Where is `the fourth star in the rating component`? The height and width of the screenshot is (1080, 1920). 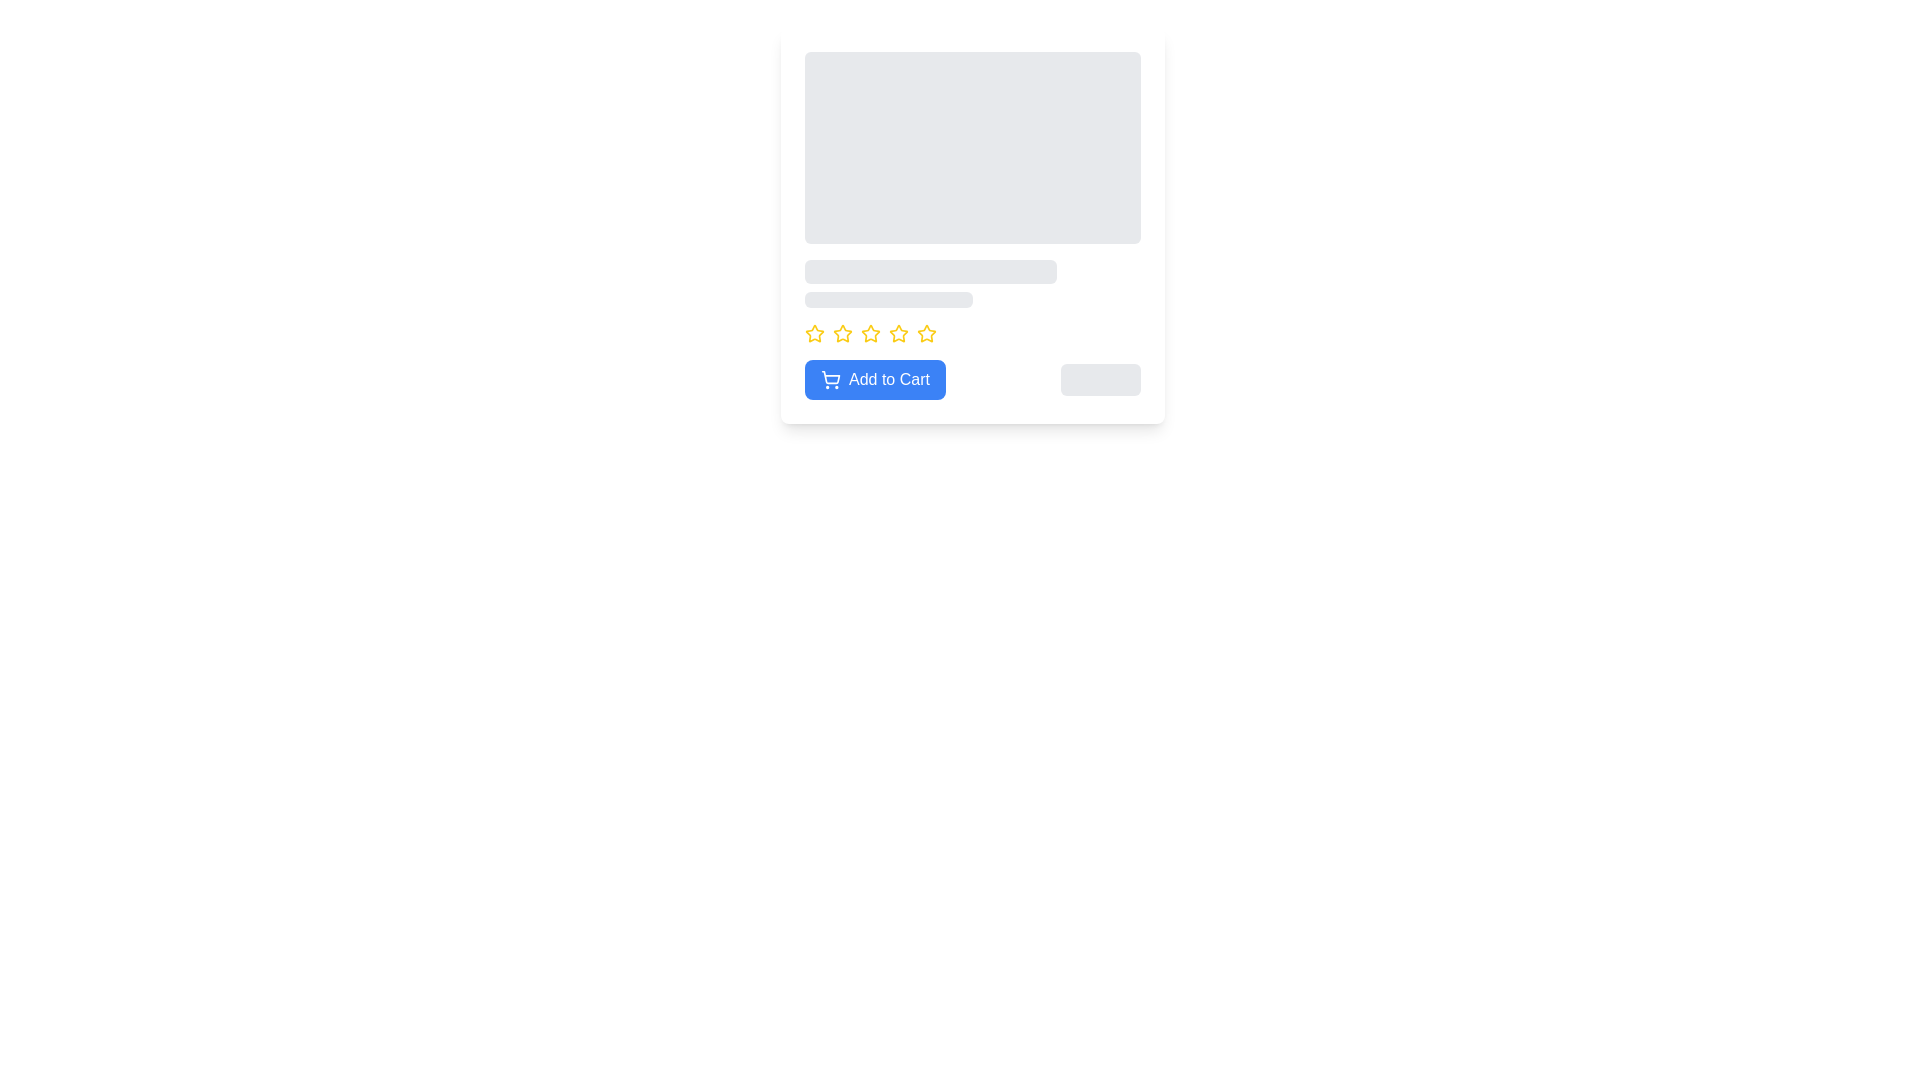 the fourth star in the rating component is located at coordinates (897, 332).